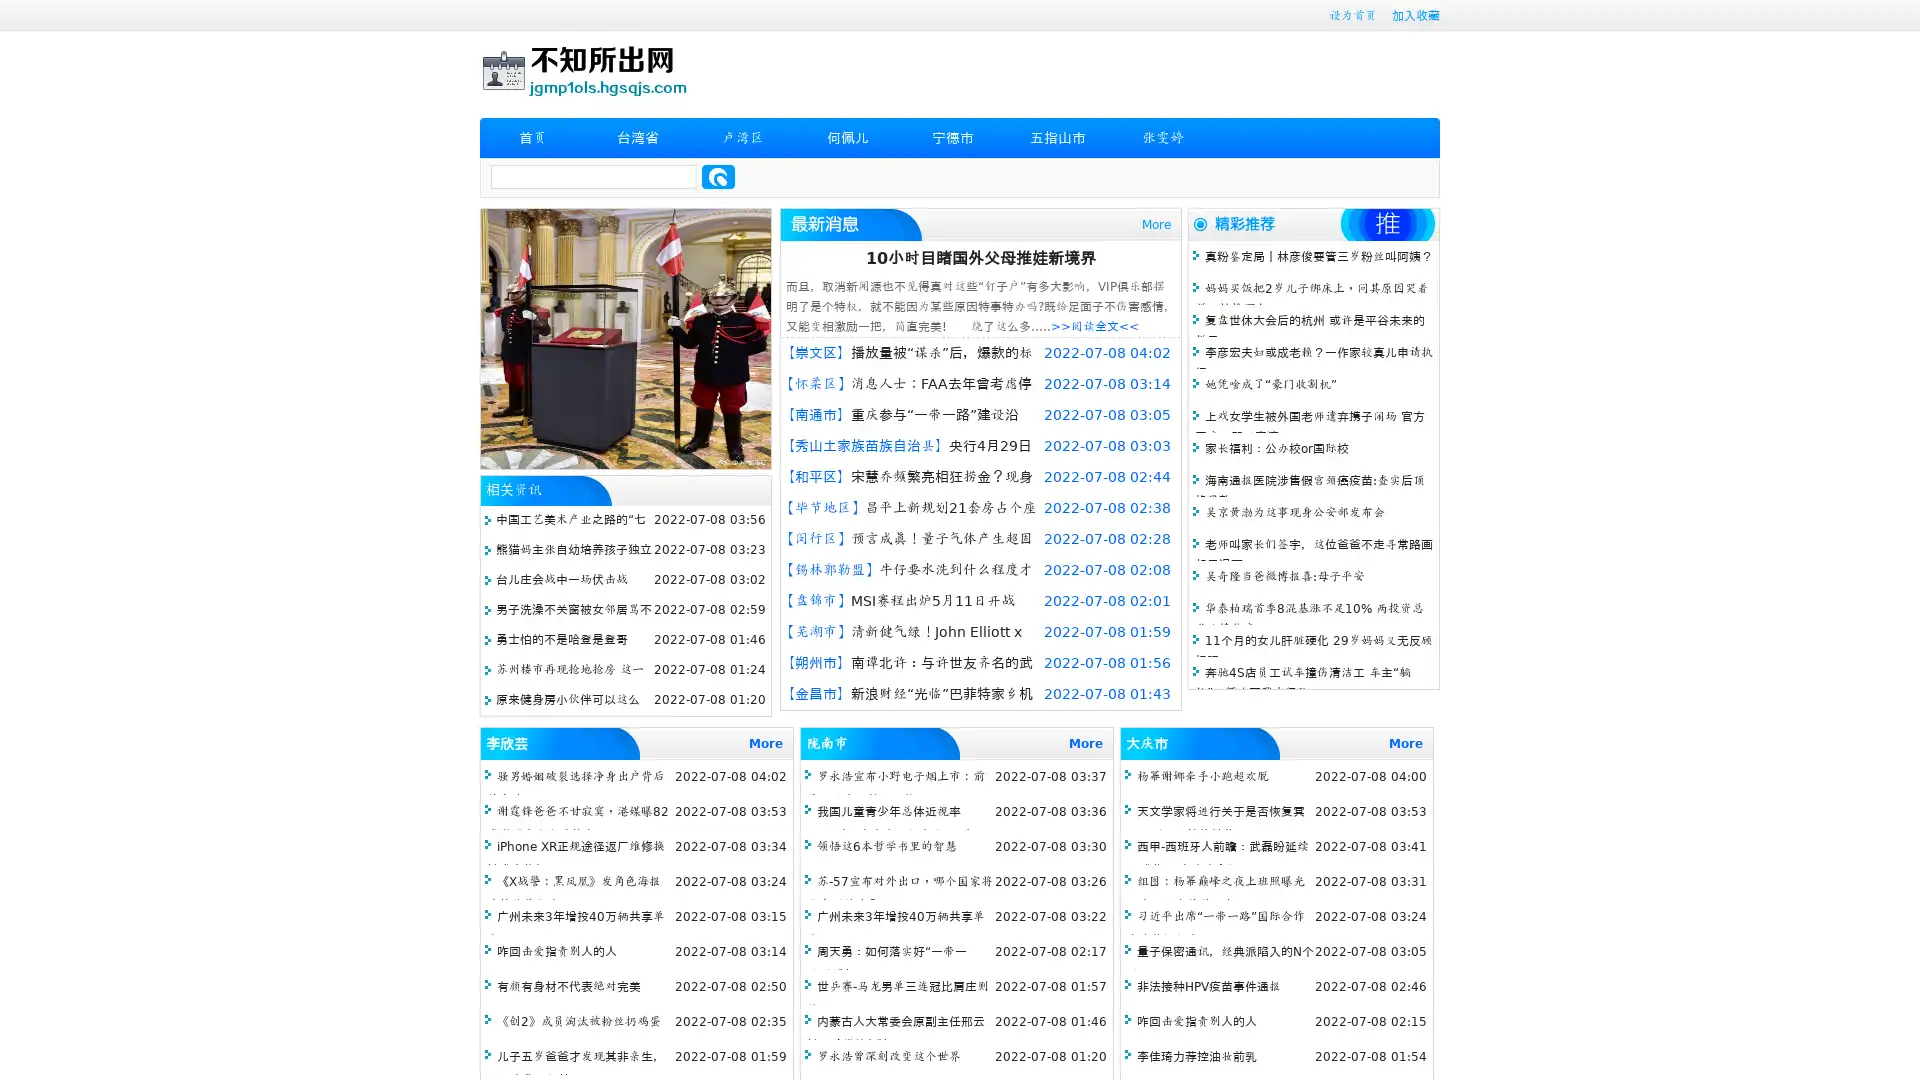 Image resolution: width=1920 pixels, height=1080 pixels. What do you see at coordinates (718, 176) in the screenshot?
I see `Search` at bounding box center [718, 176].